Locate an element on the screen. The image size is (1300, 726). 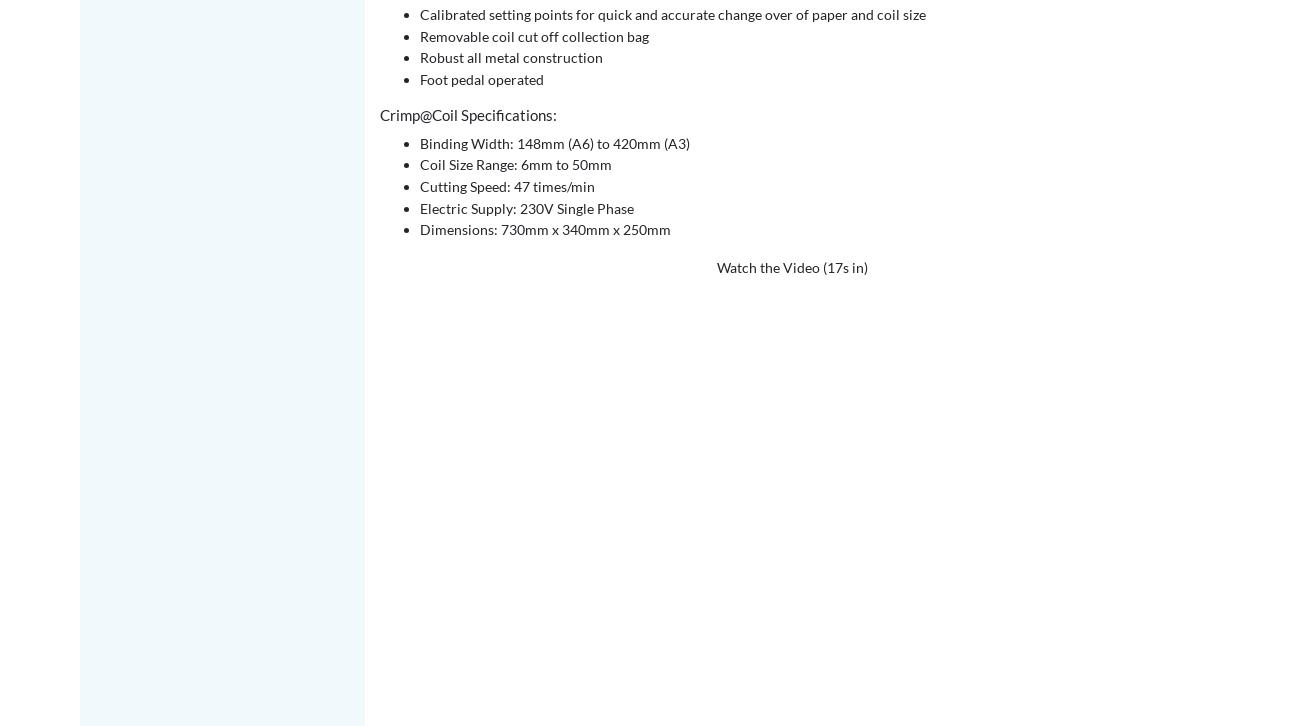
'Crimp@Coil Specifications:' is located at coordinates (467, 114).